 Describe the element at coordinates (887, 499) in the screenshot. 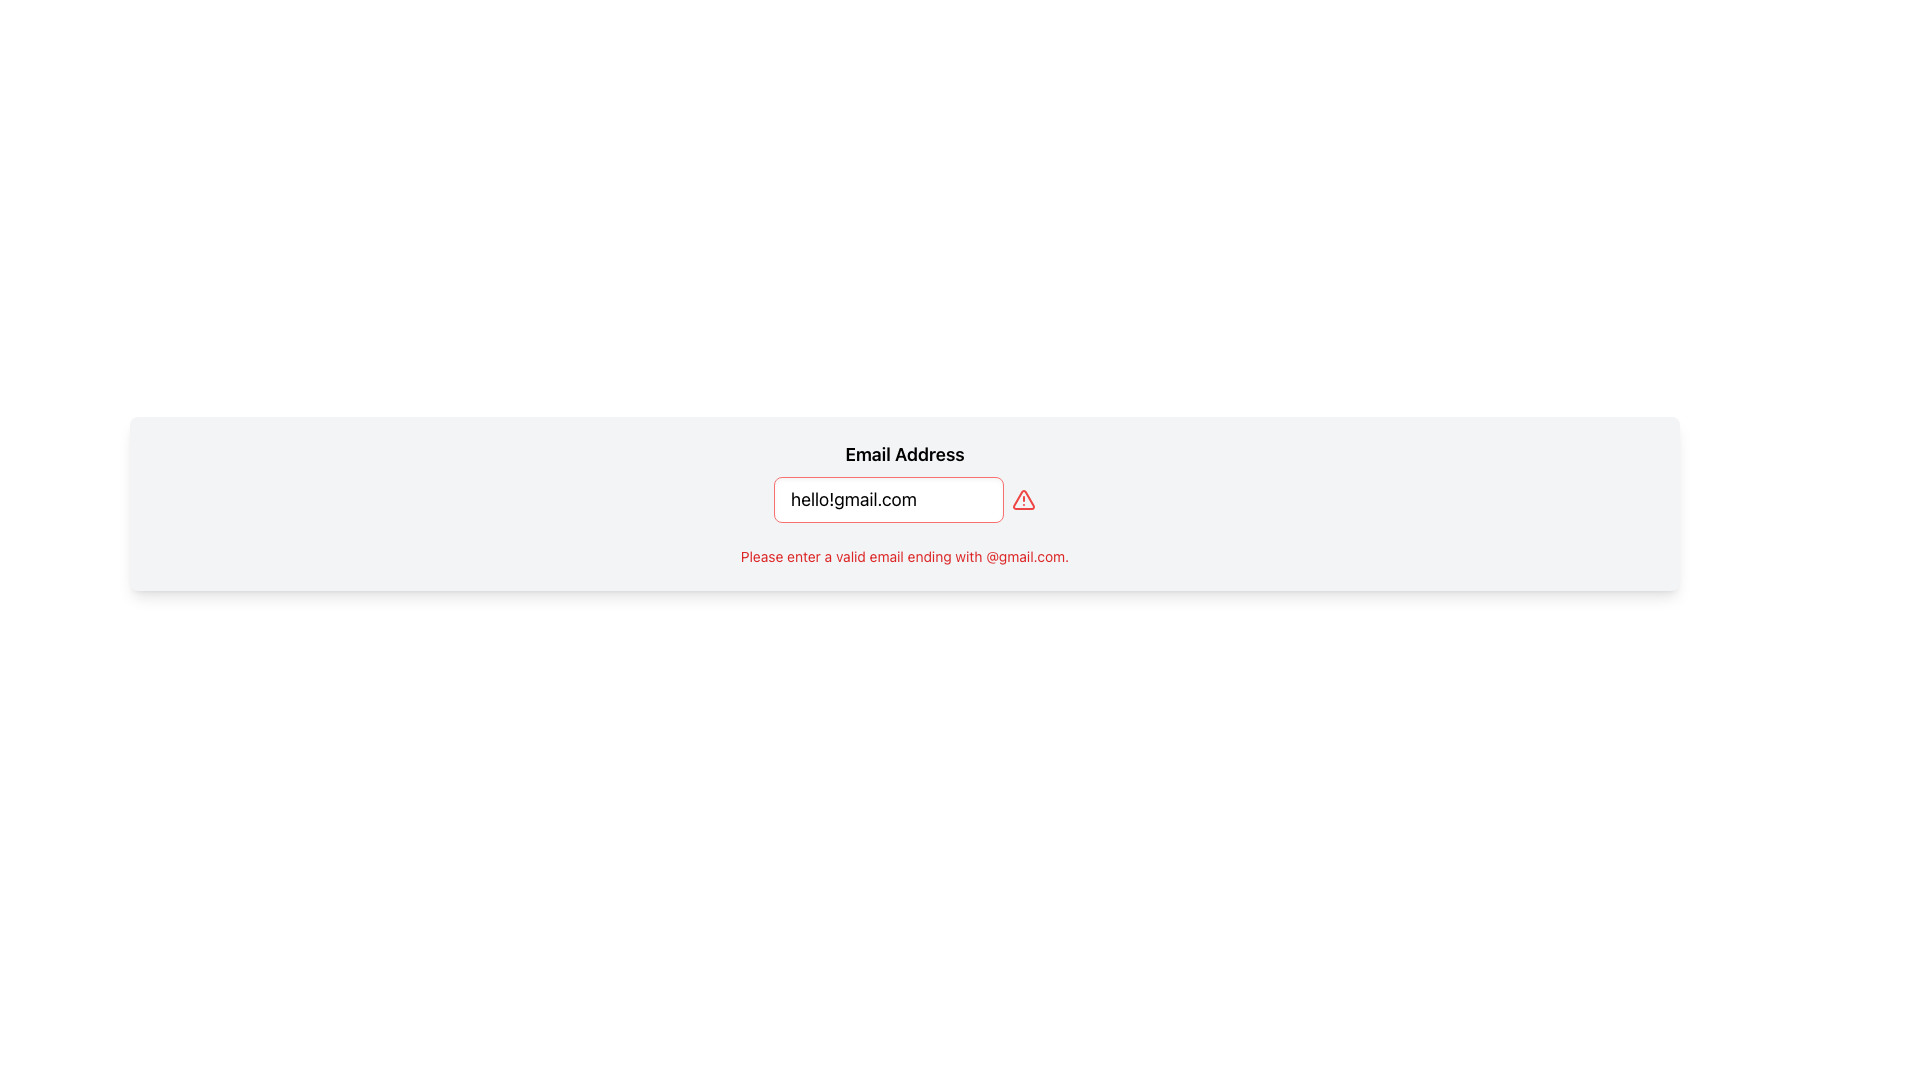

I see `the text input field with a red border indicating an error, which contains the placeholder text 'hello!gmail.com', to focus on it` at that location.